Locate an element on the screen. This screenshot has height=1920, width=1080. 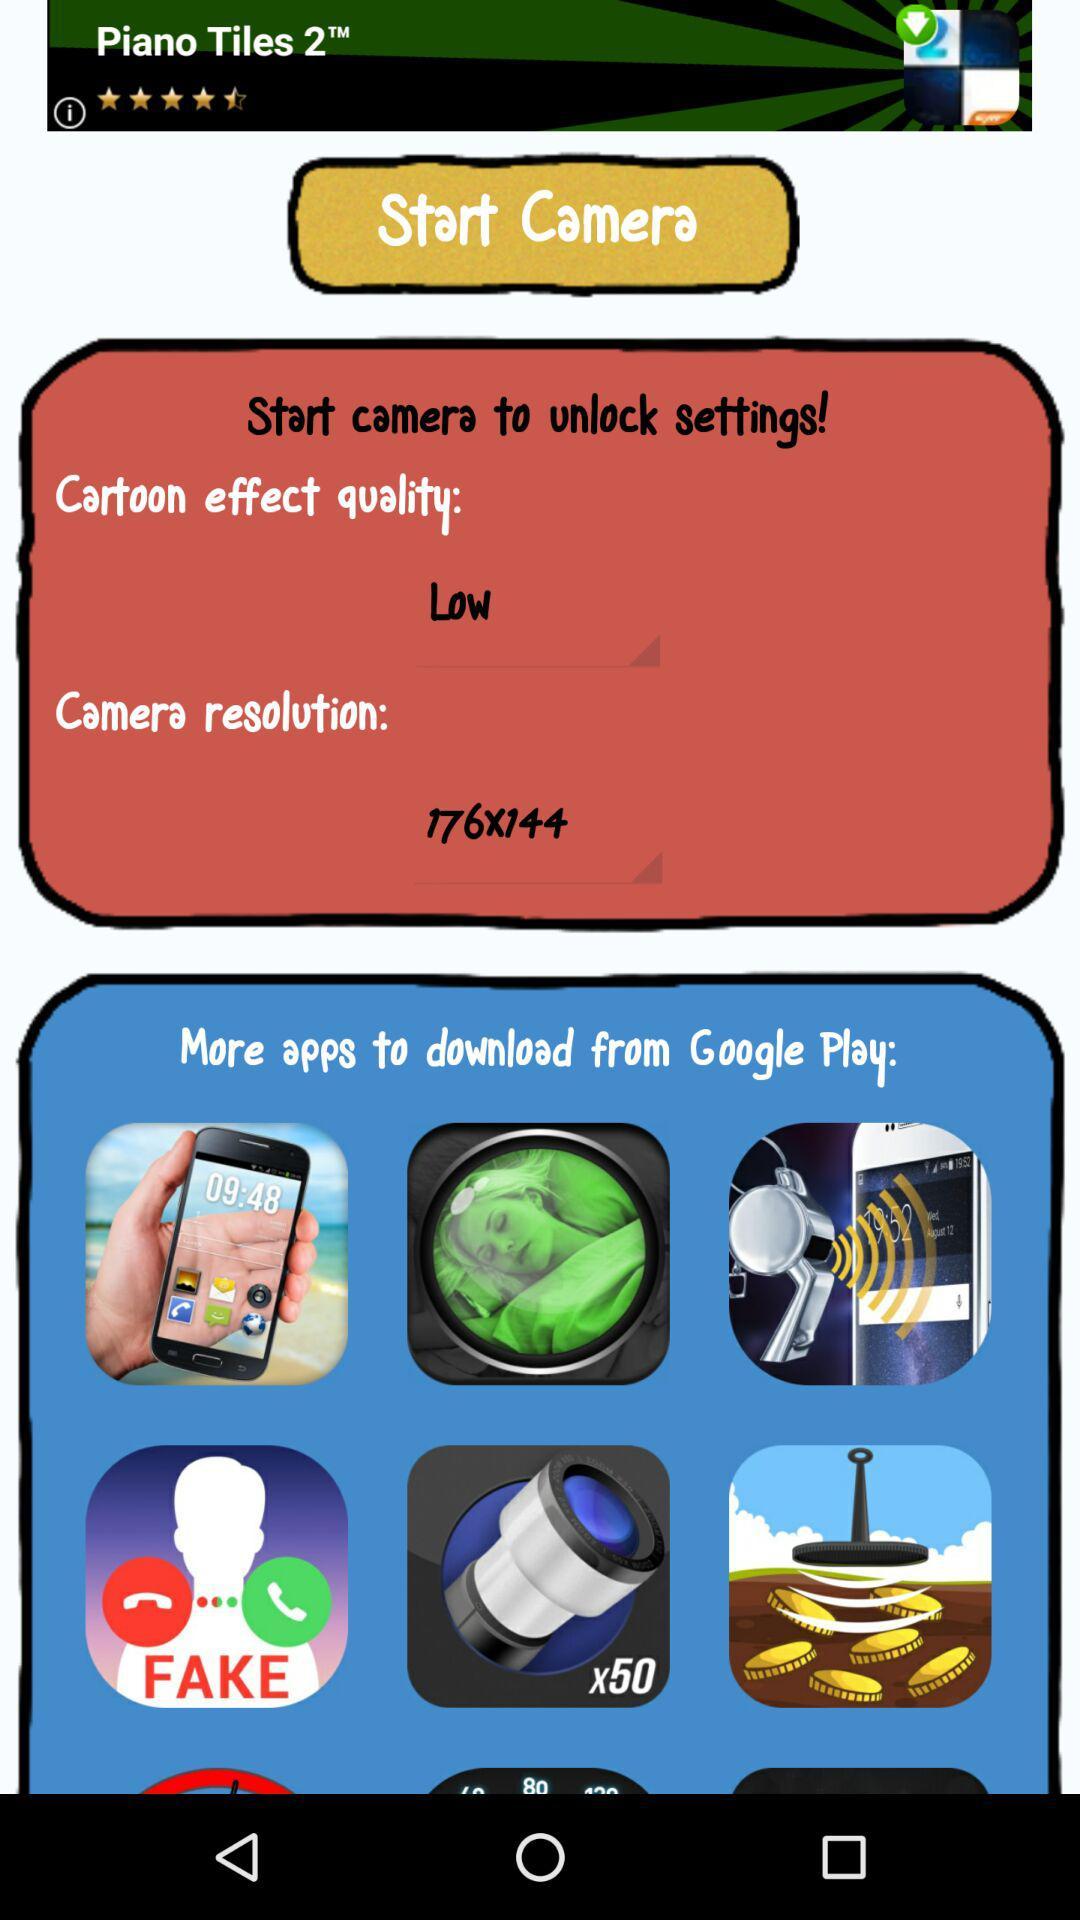
for image is located at coordinates (216, 1252).